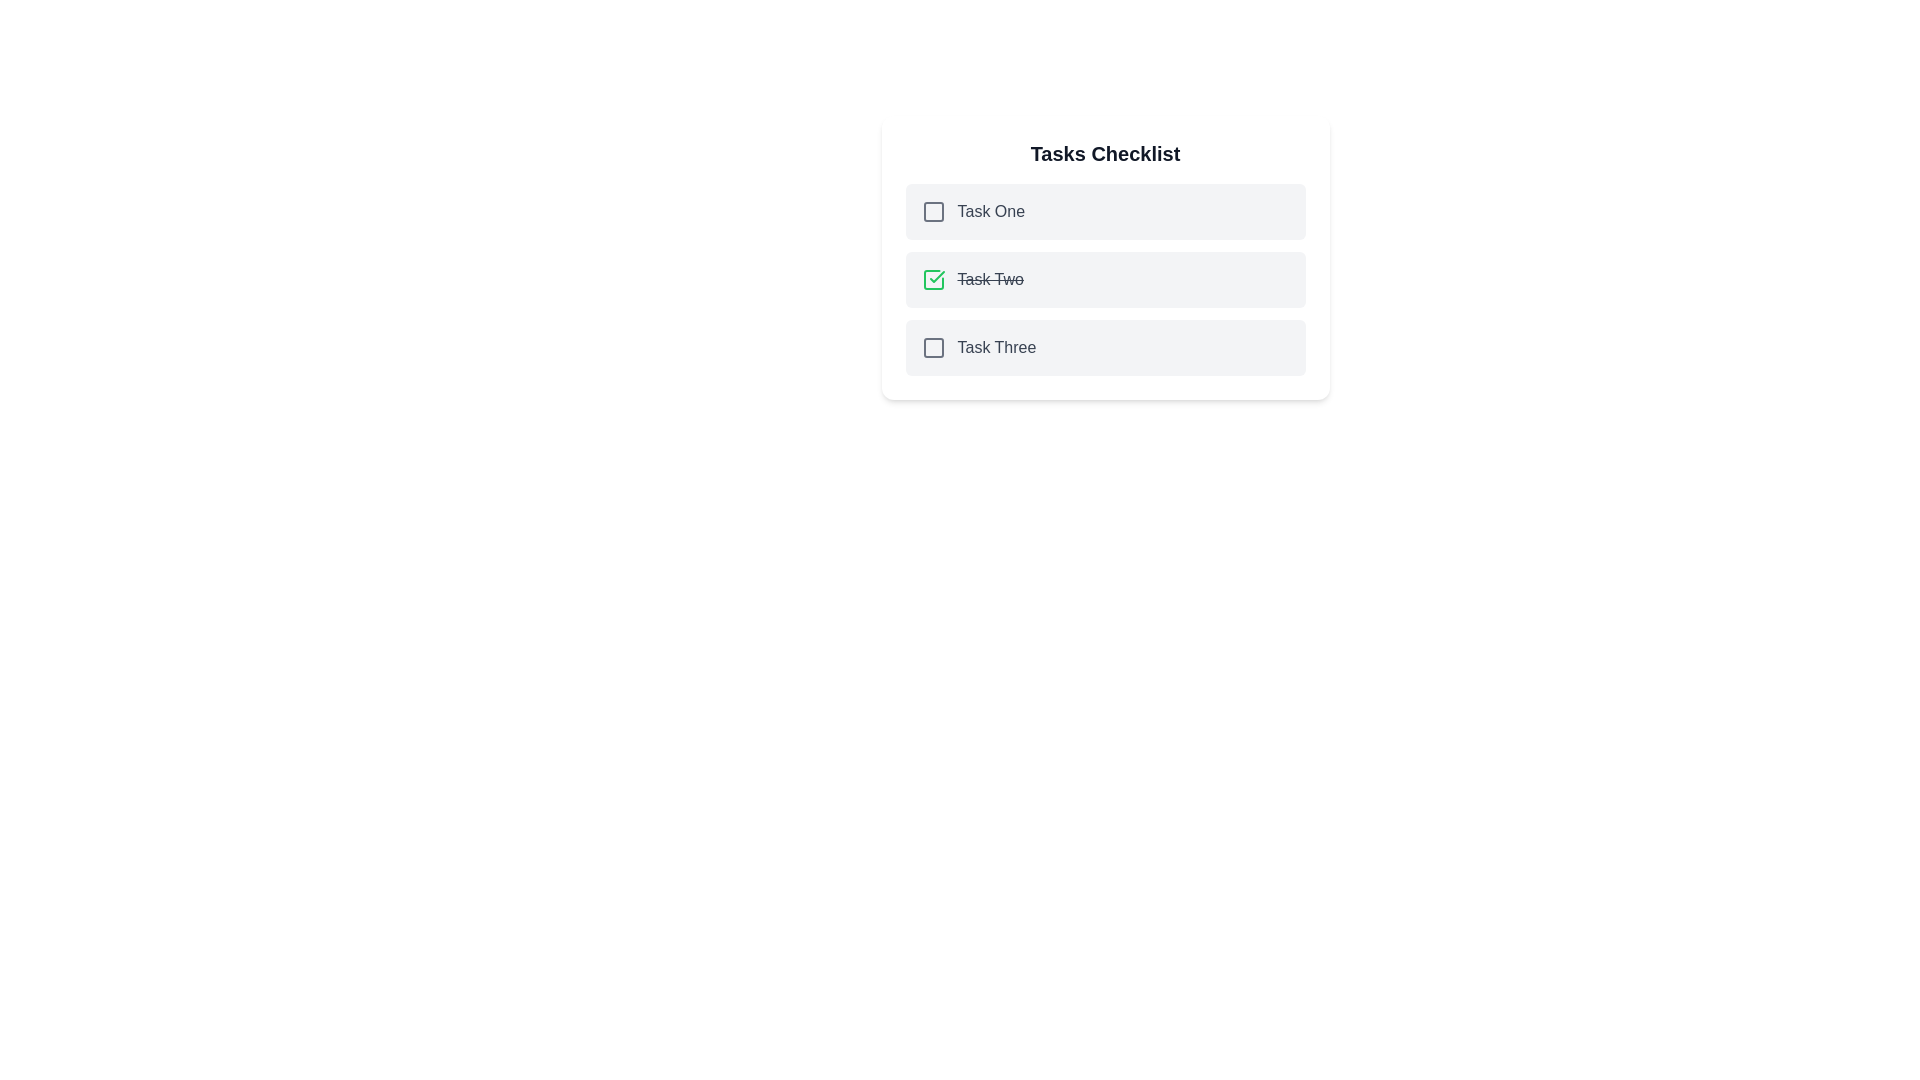  Describe the element at coordinates (932, 280) in the screenshot. I see `the checkbox icon indicating the completed status of 'Task Two'` at that location.